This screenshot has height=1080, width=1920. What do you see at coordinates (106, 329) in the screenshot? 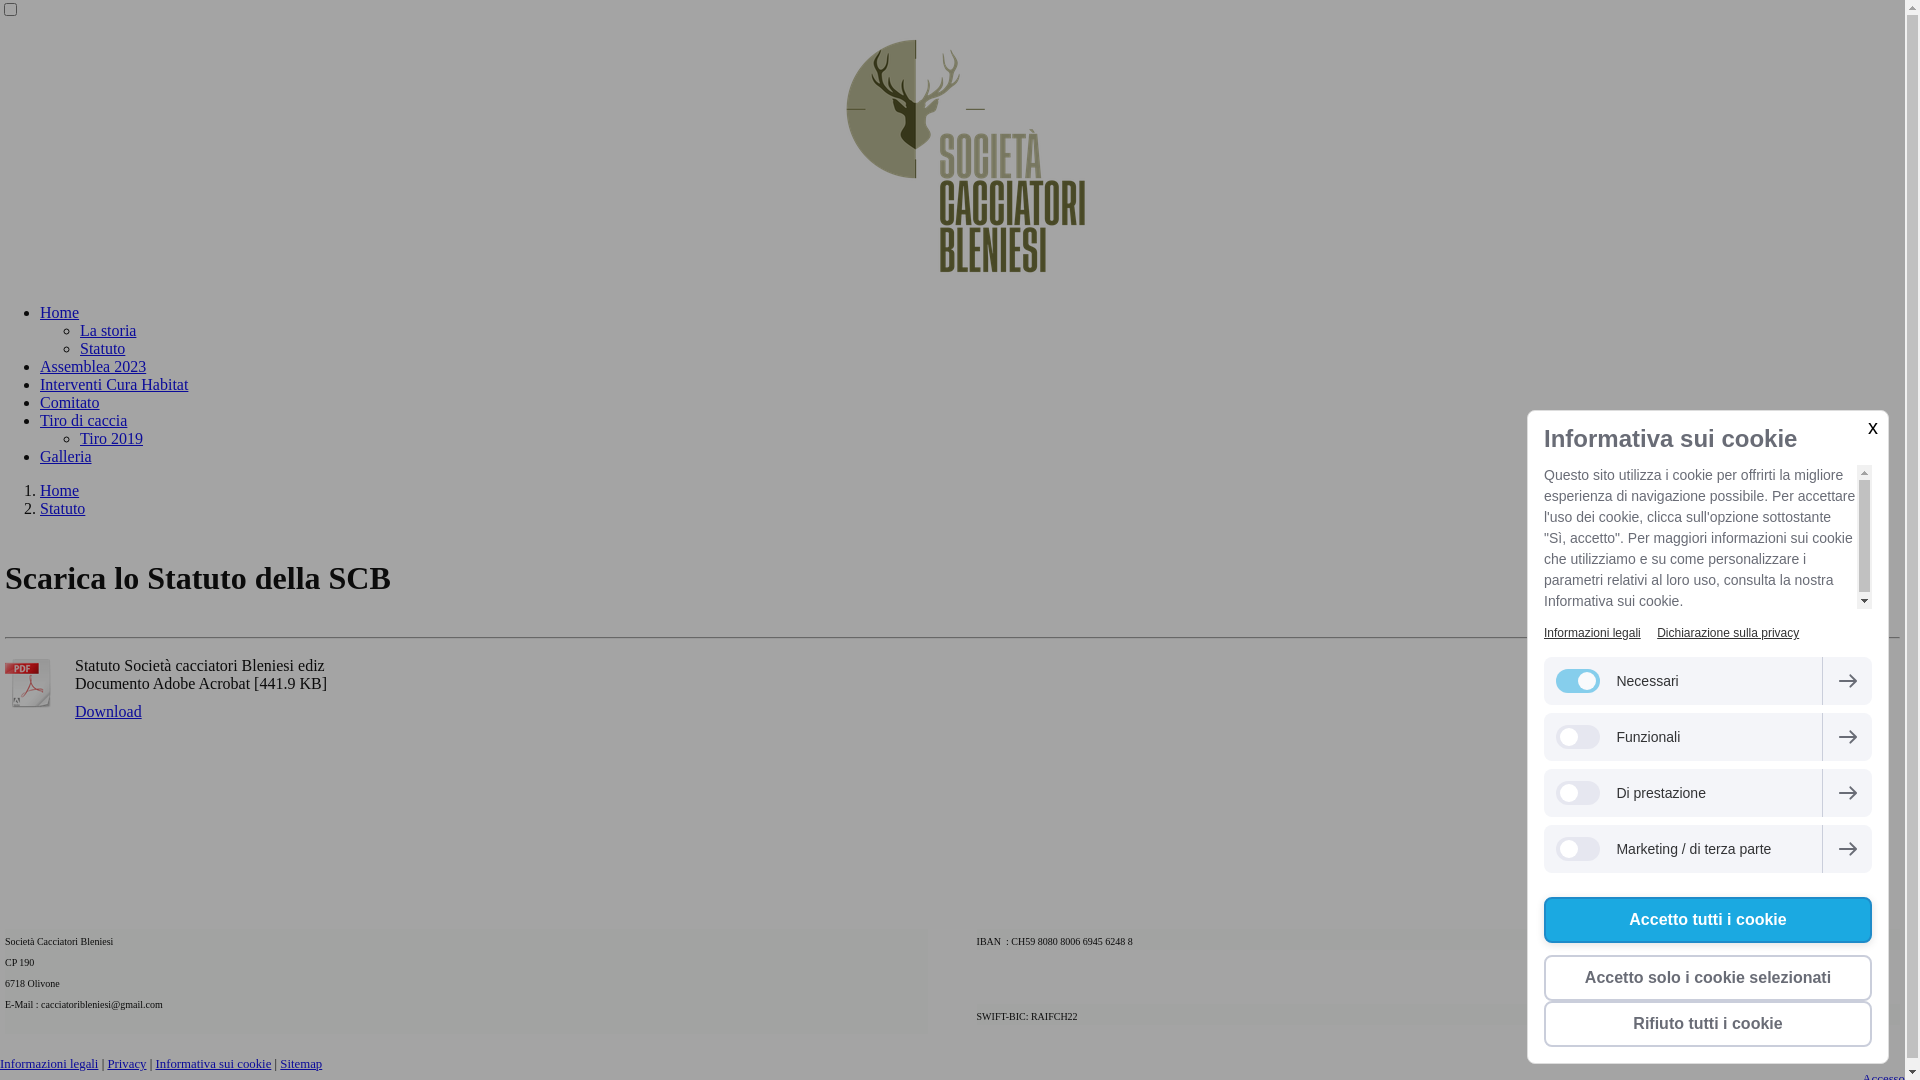
I see `'La storia'` at bounding box center [106, 329].